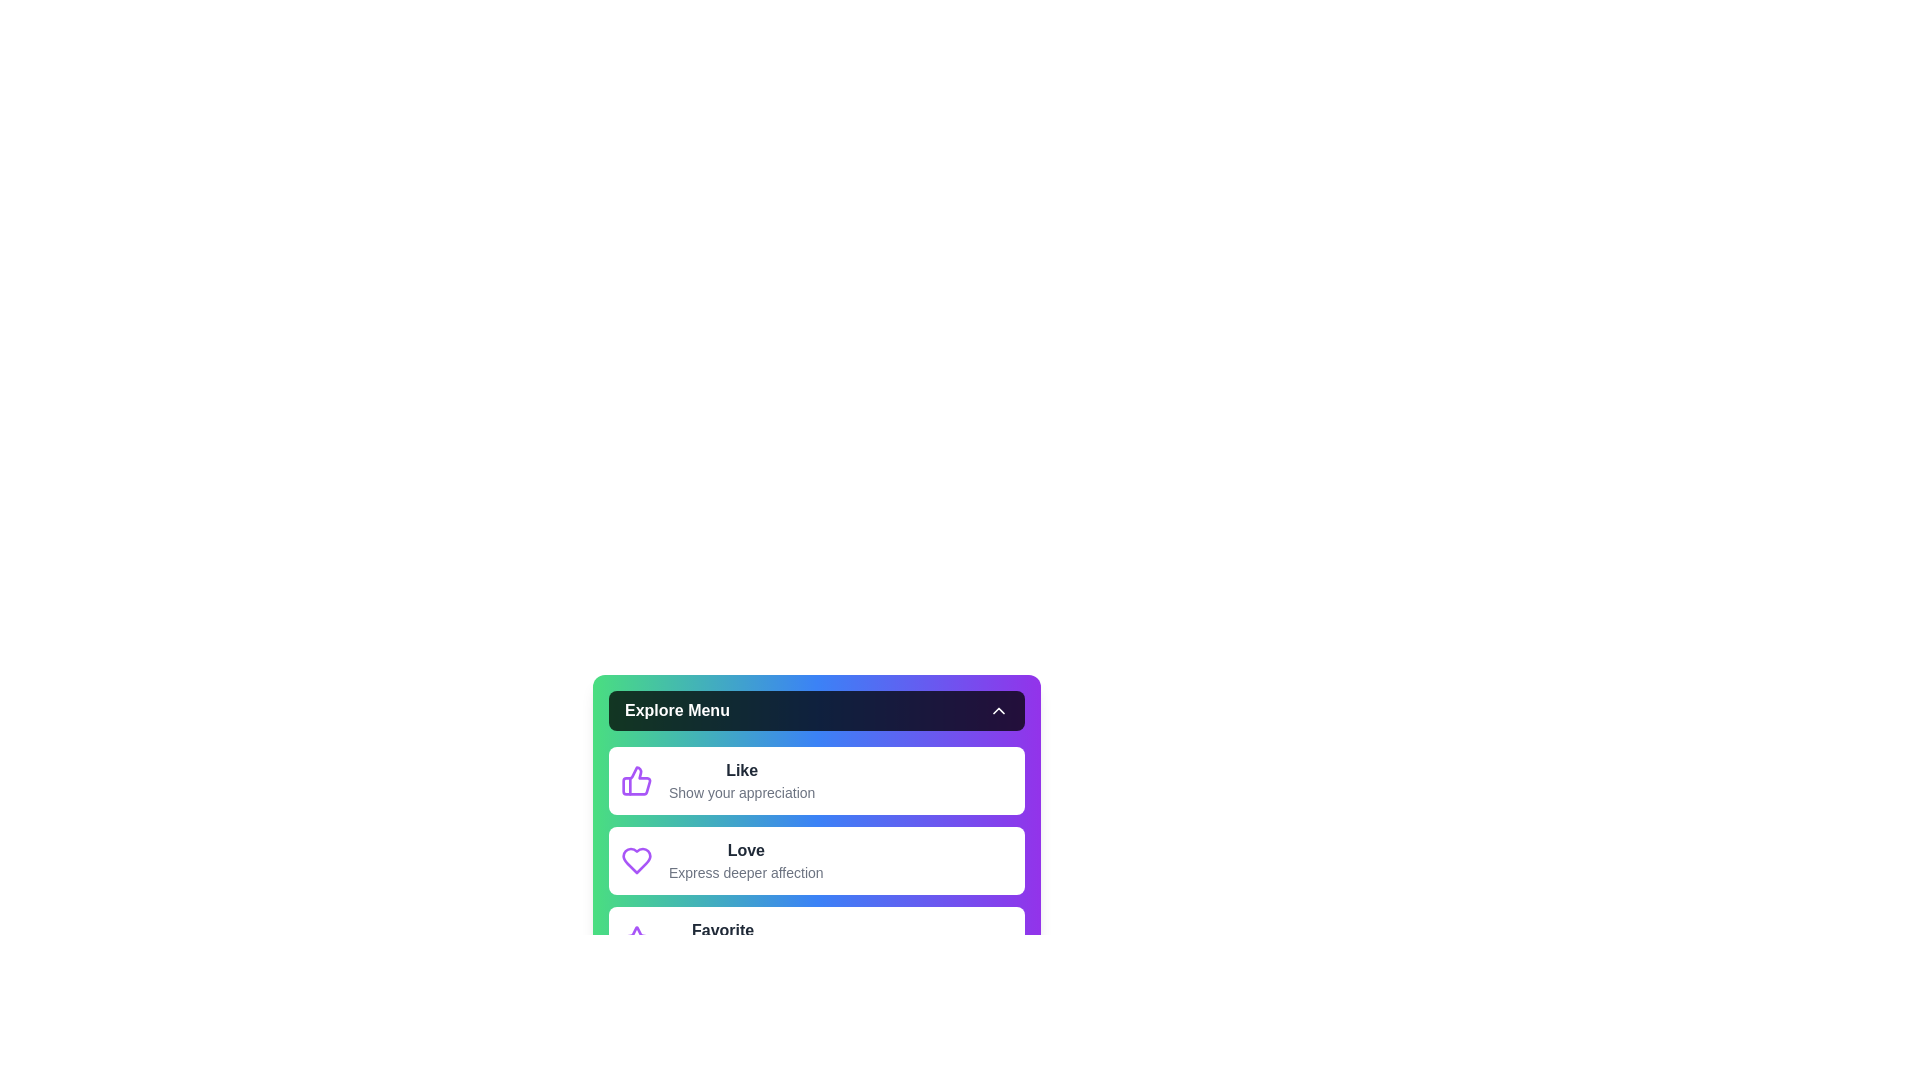 This screenshot has width=1920, height=1080. Describe the element at coordinates (816, 941) in the screenshot. I see `the menu option Favorite by clicking on it` at that location.